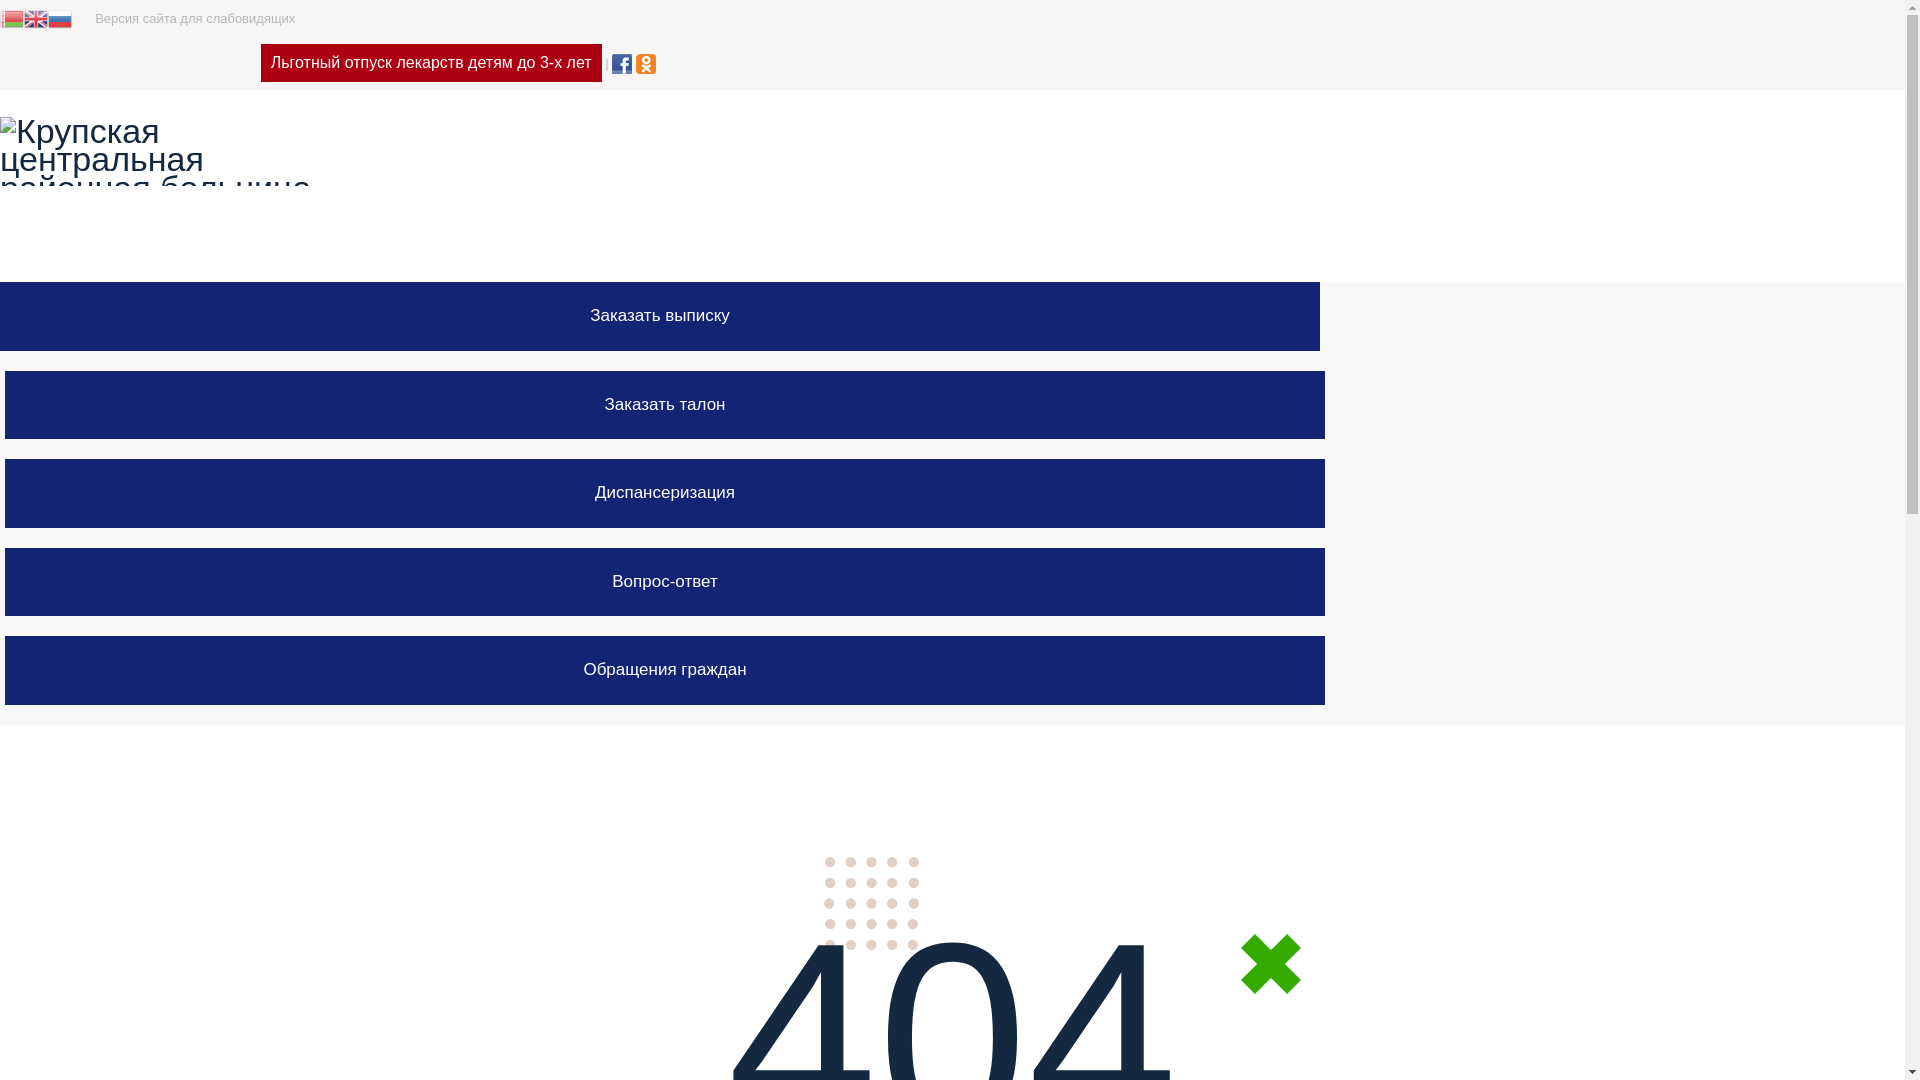 The width and height of the screenshot is (1920, 1080). I want to click on 'English', so click(36, 17).